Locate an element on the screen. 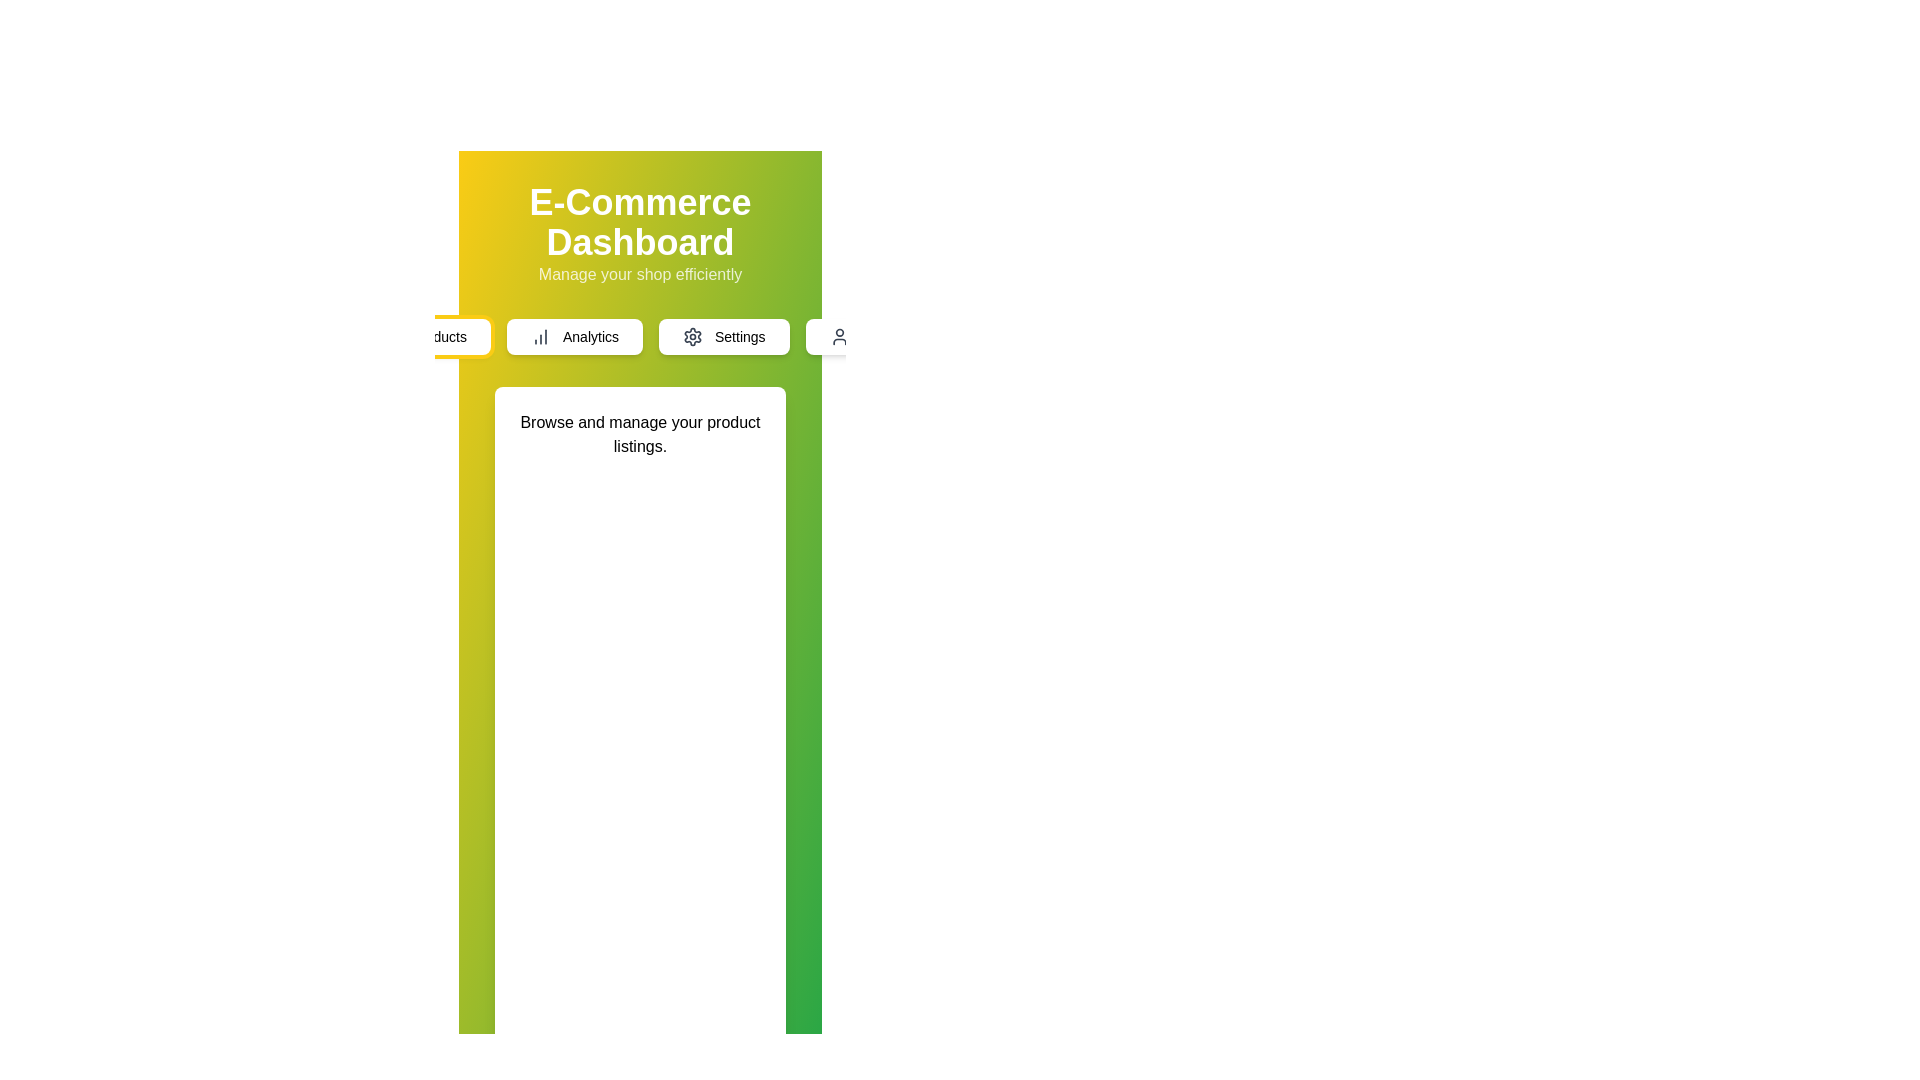  the settings button containing the configuration icon located in the top navigation bar of the application interface is located at coordinates (692, 335).